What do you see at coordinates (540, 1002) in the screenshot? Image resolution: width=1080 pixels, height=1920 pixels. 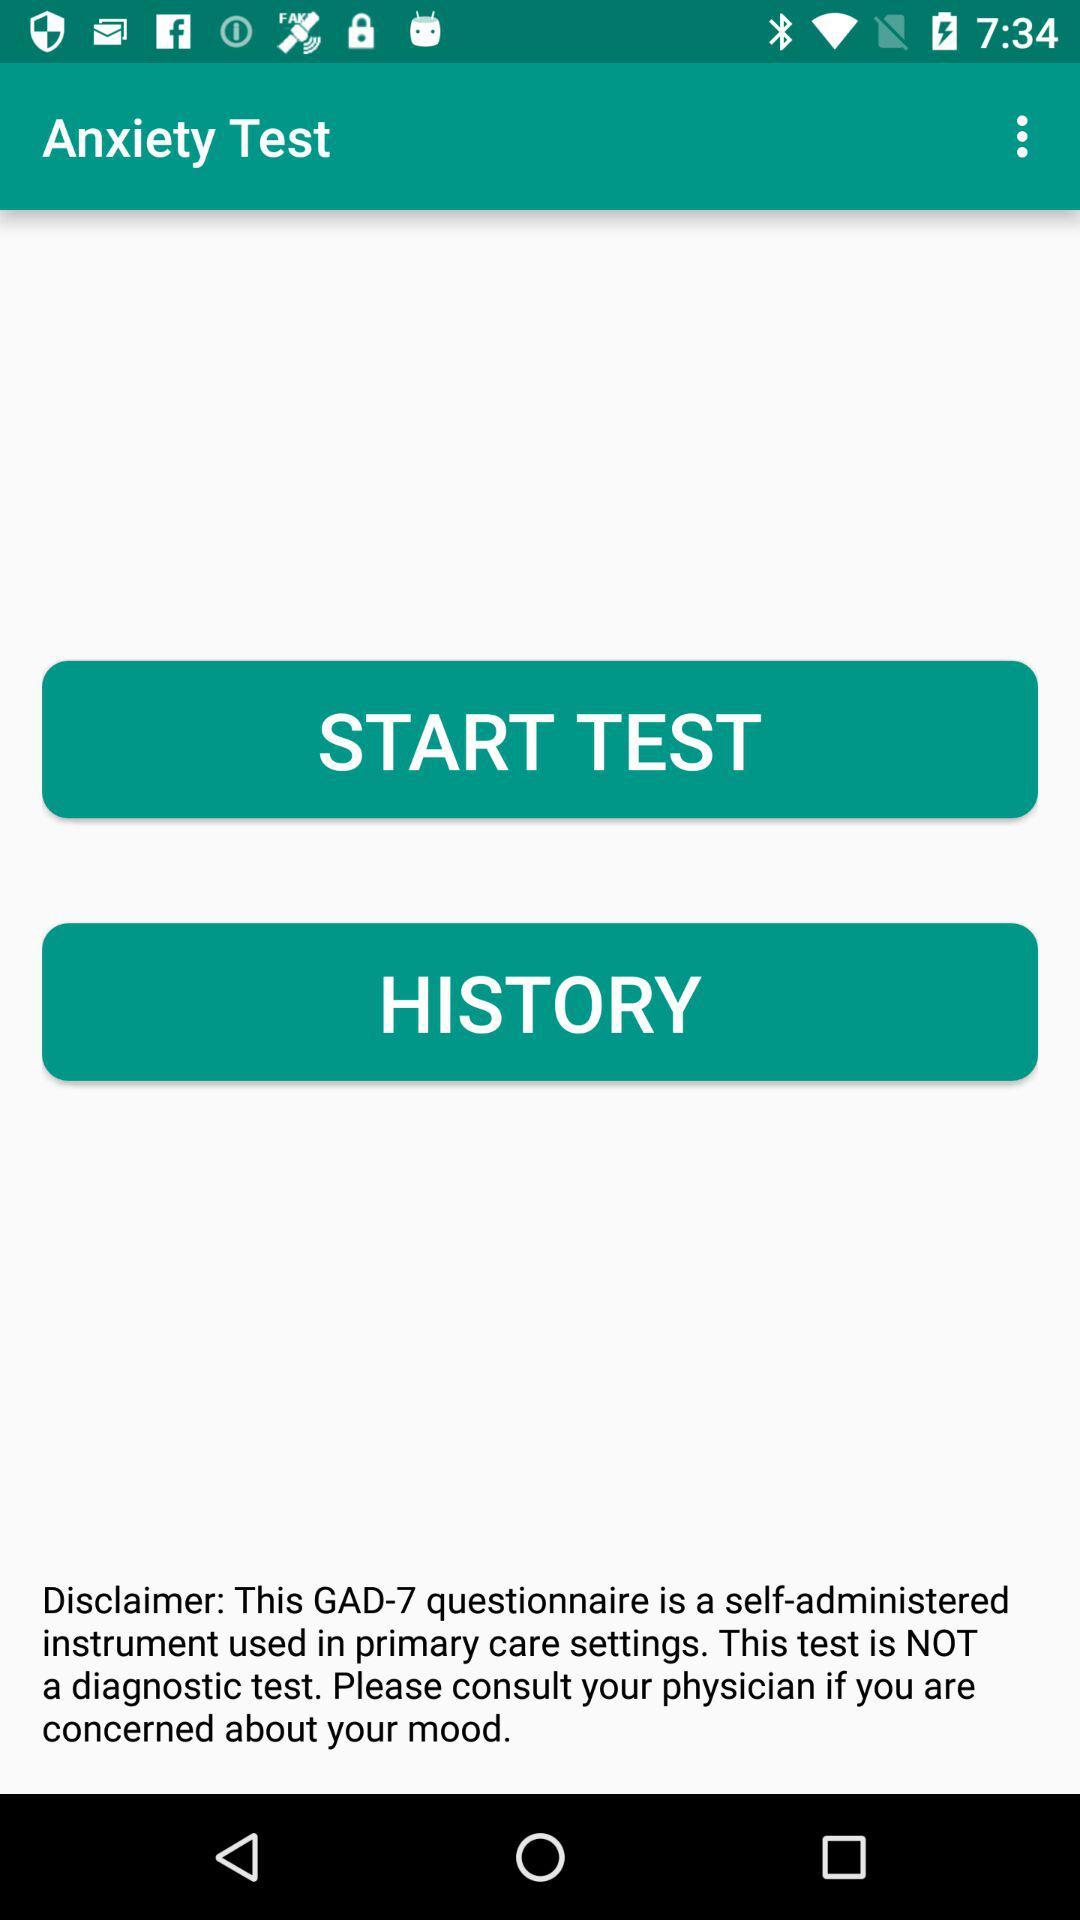 I see `item below the start test icon` at bounding box center [540, 1002].